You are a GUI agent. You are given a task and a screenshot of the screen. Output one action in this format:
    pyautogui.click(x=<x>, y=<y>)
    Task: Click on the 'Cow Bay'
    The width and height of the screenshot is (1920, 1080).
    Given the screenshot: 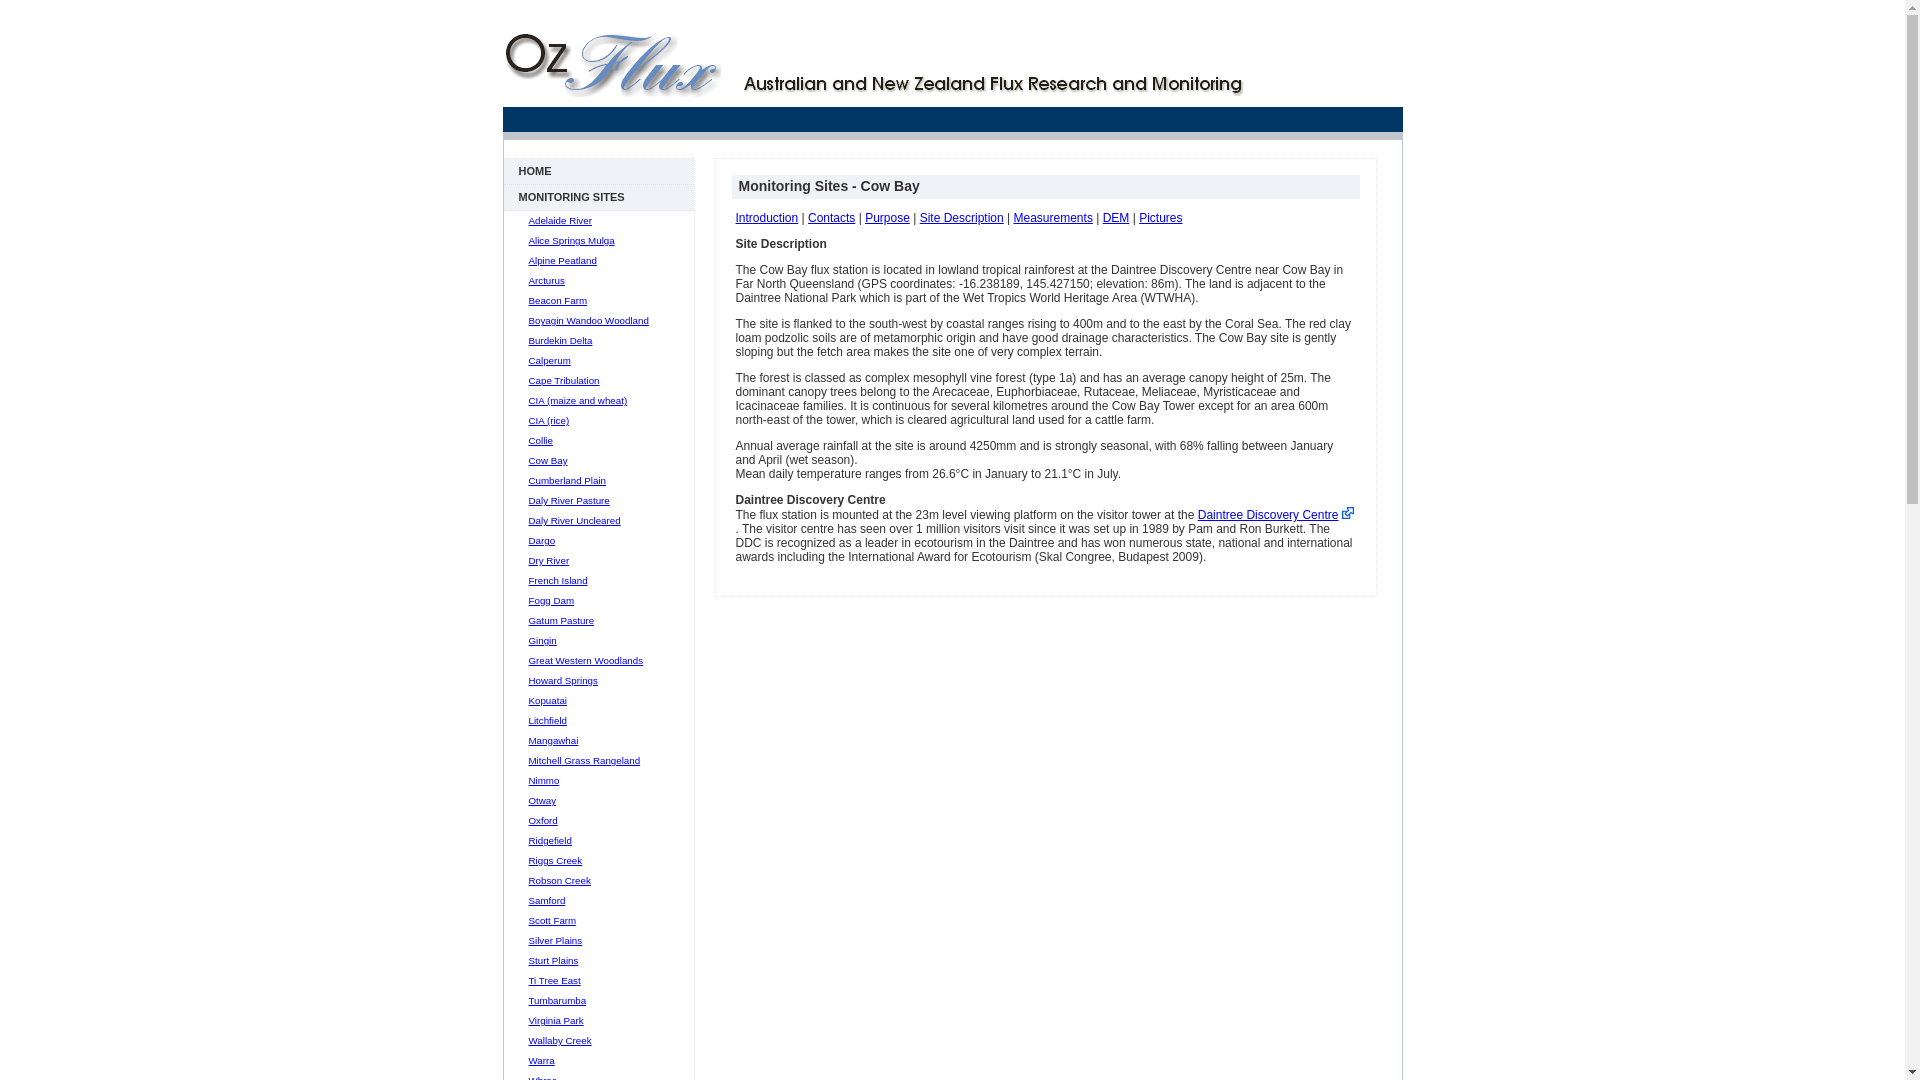 What is the action you would take?
    pyautogui.click(x=547, y=460)
    